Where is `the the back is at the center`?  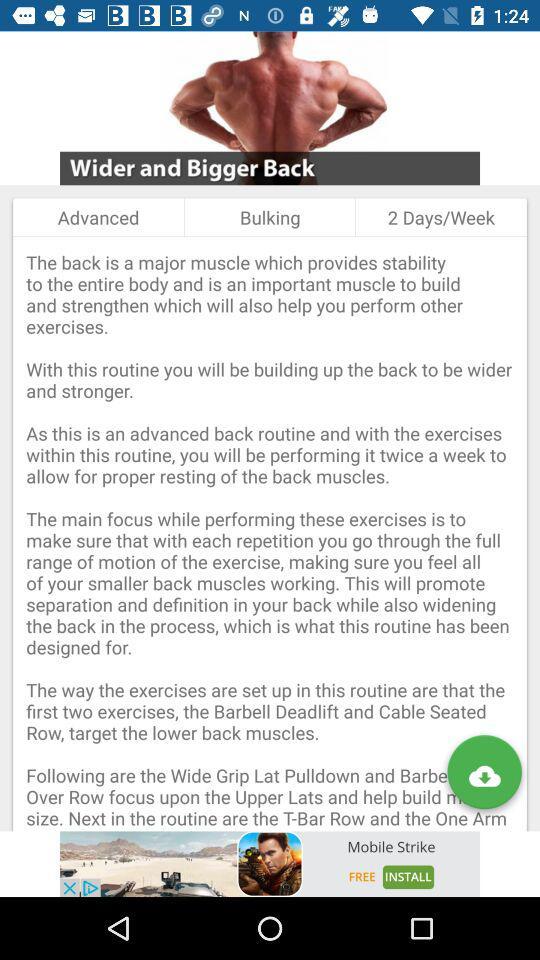 the the back is at the center is located at coordinates (270, 533).